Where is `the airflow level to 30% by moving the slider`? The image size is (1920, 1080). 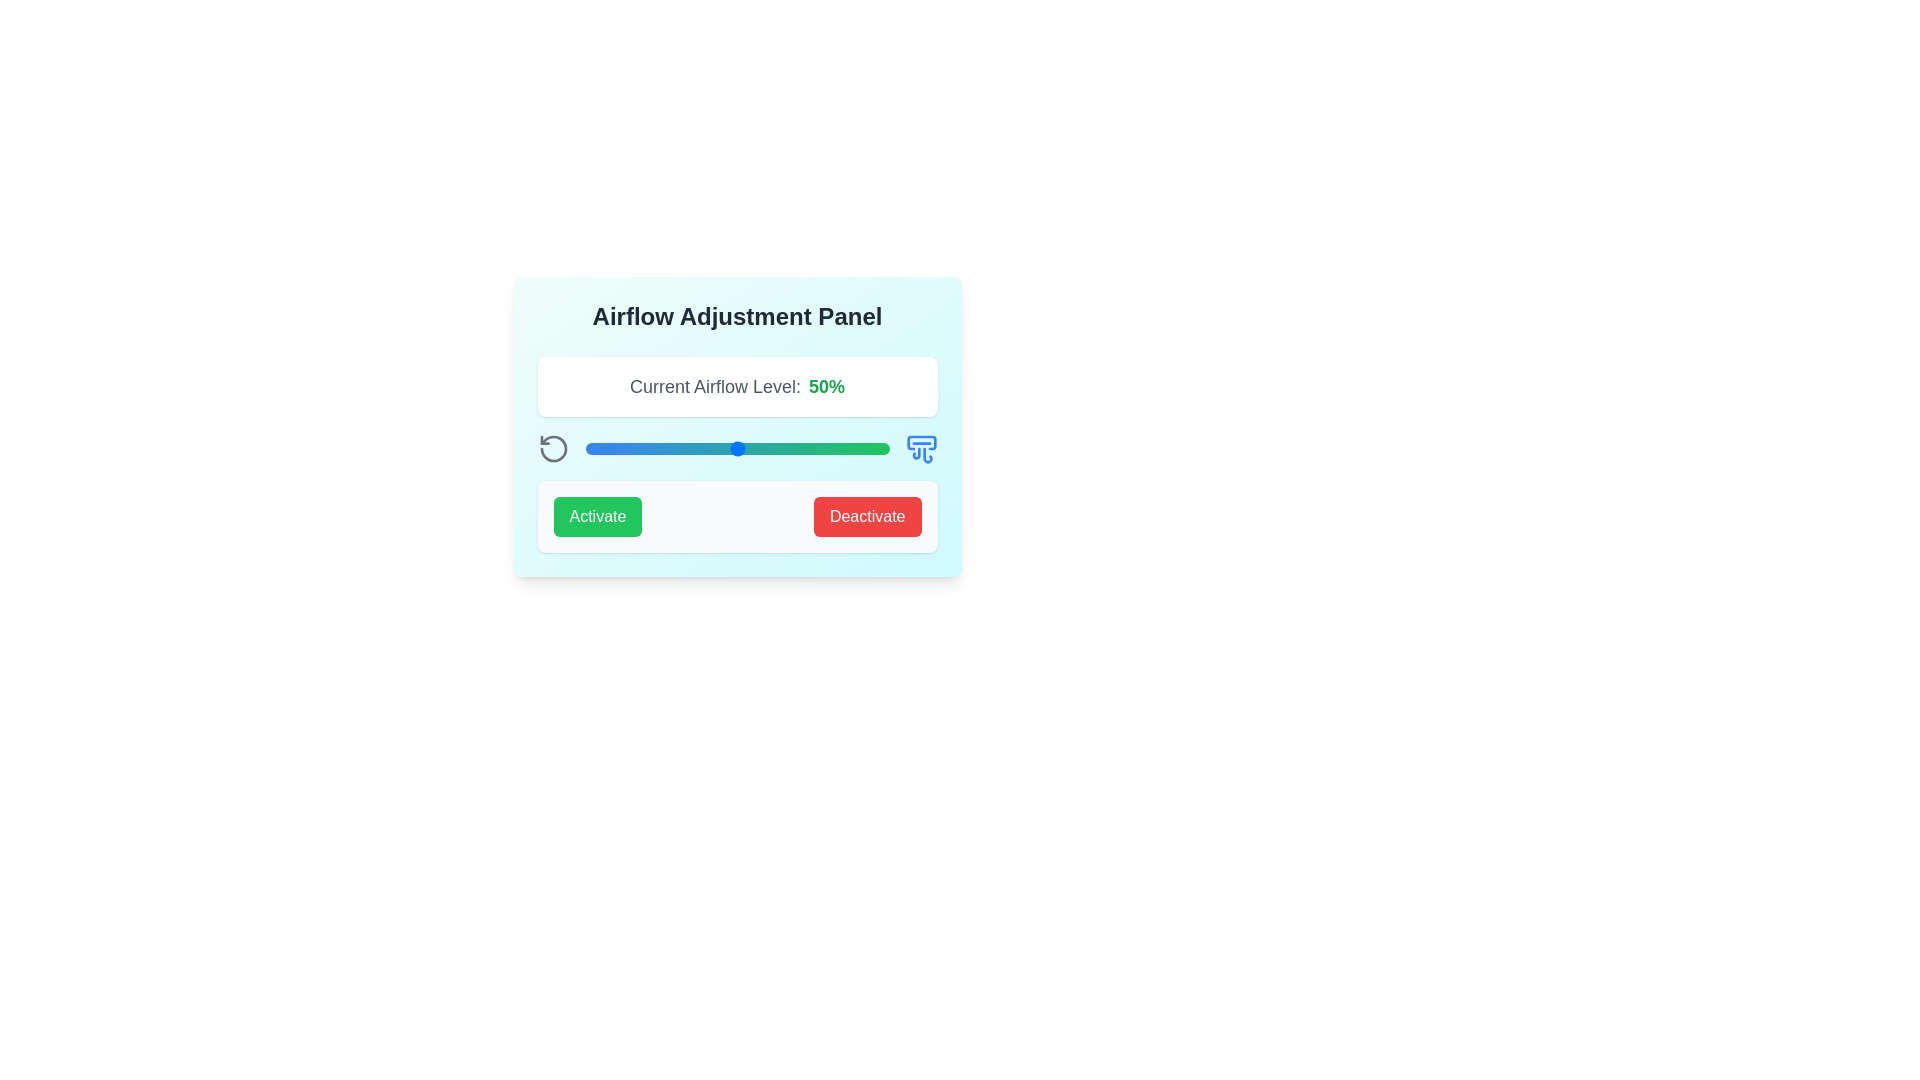 the airflow level to 30% by moving the slider is located at coordinates (676, 447).